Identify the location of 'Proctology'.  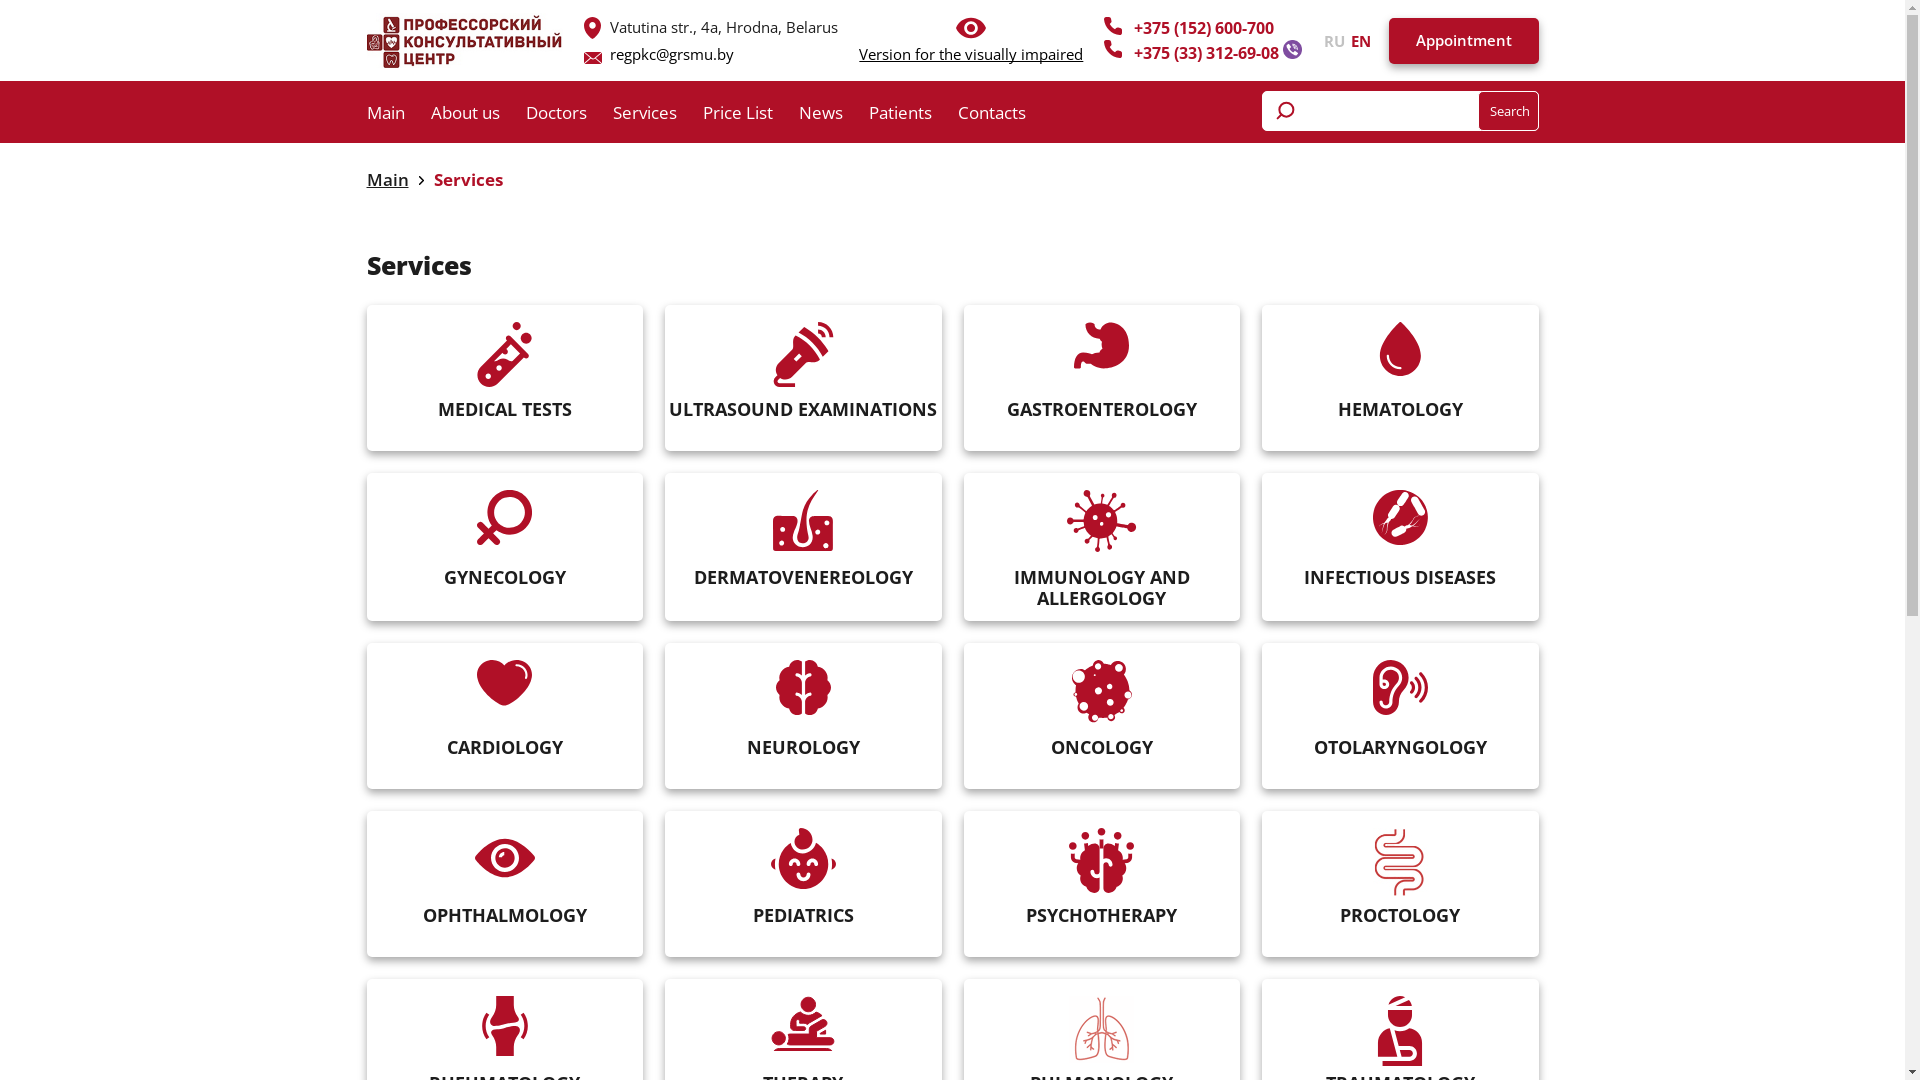
(1399, 860).